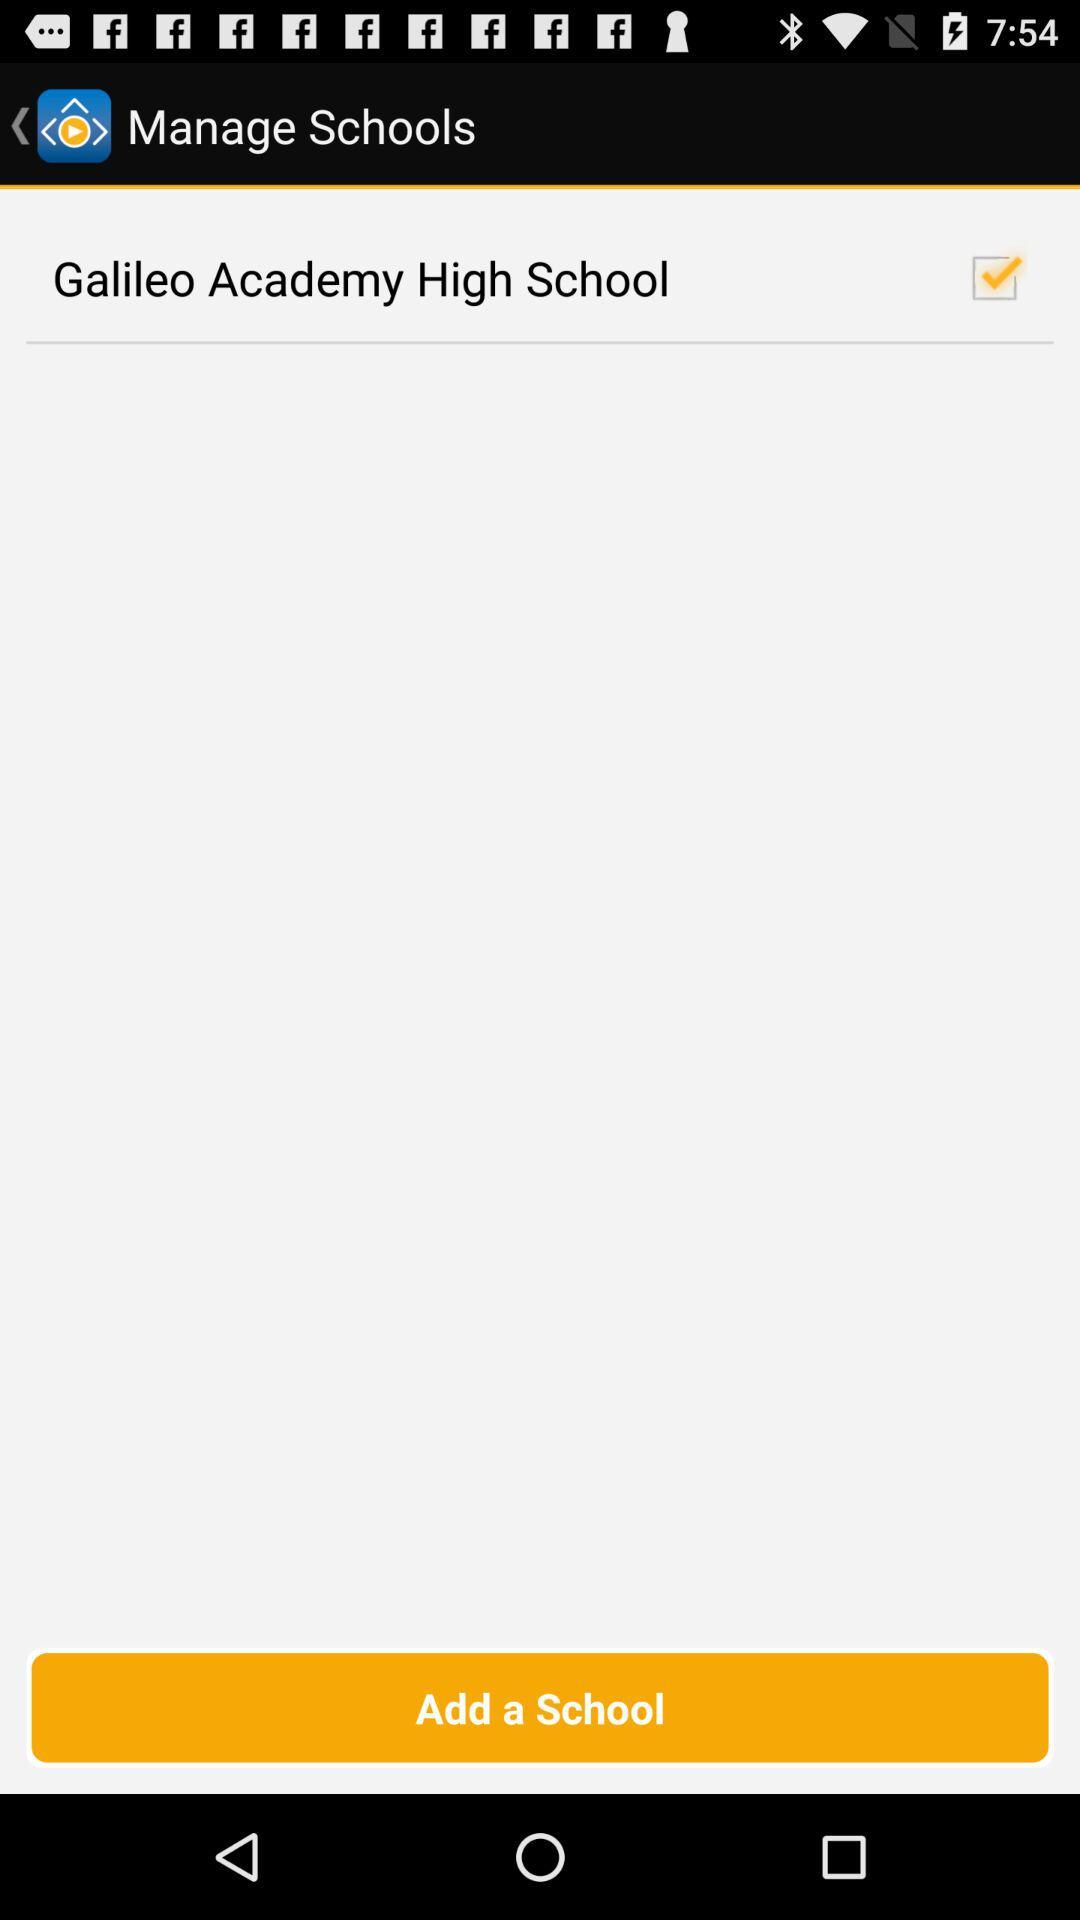 This screenshot has height=1920, width=1080. I want to click on add a school, so click(540, 1706).